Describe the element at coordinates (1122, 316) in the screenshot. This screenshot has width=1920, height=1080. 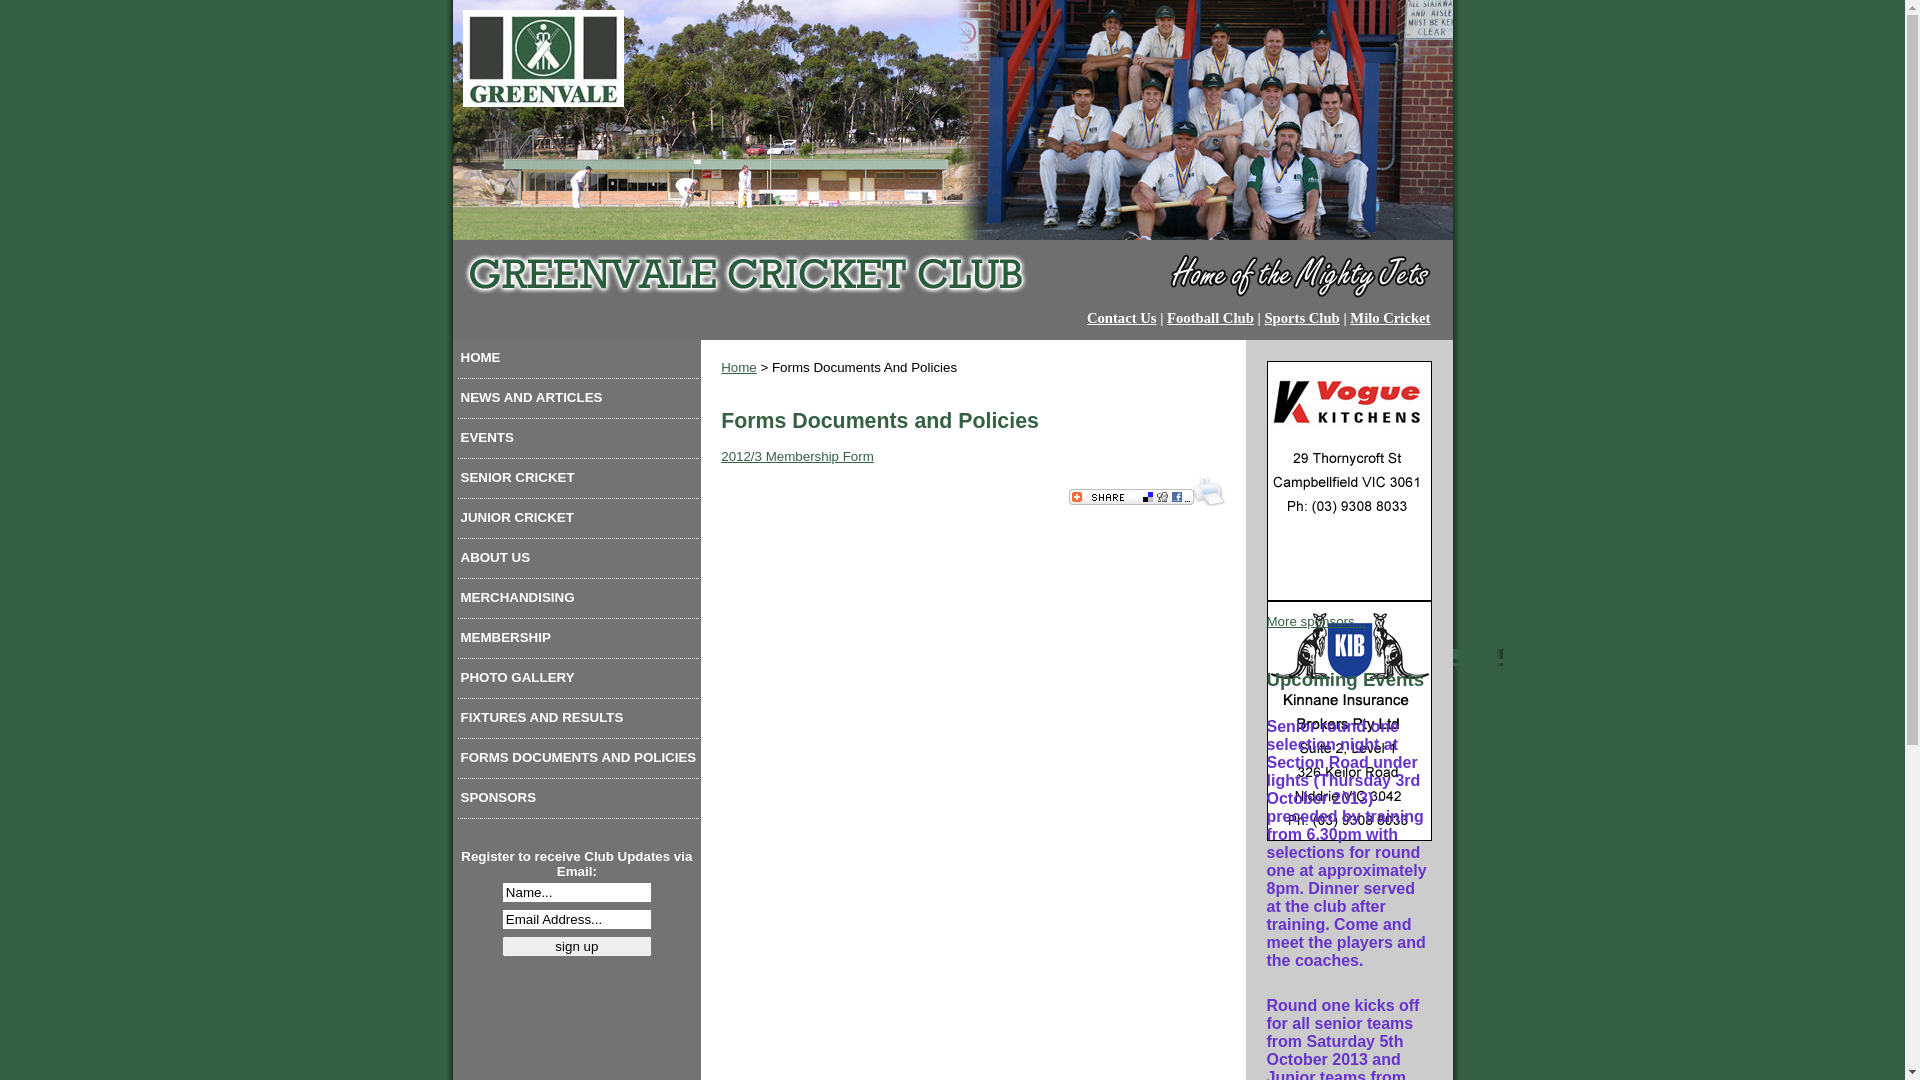
I see `'Contact Us'` at that location.